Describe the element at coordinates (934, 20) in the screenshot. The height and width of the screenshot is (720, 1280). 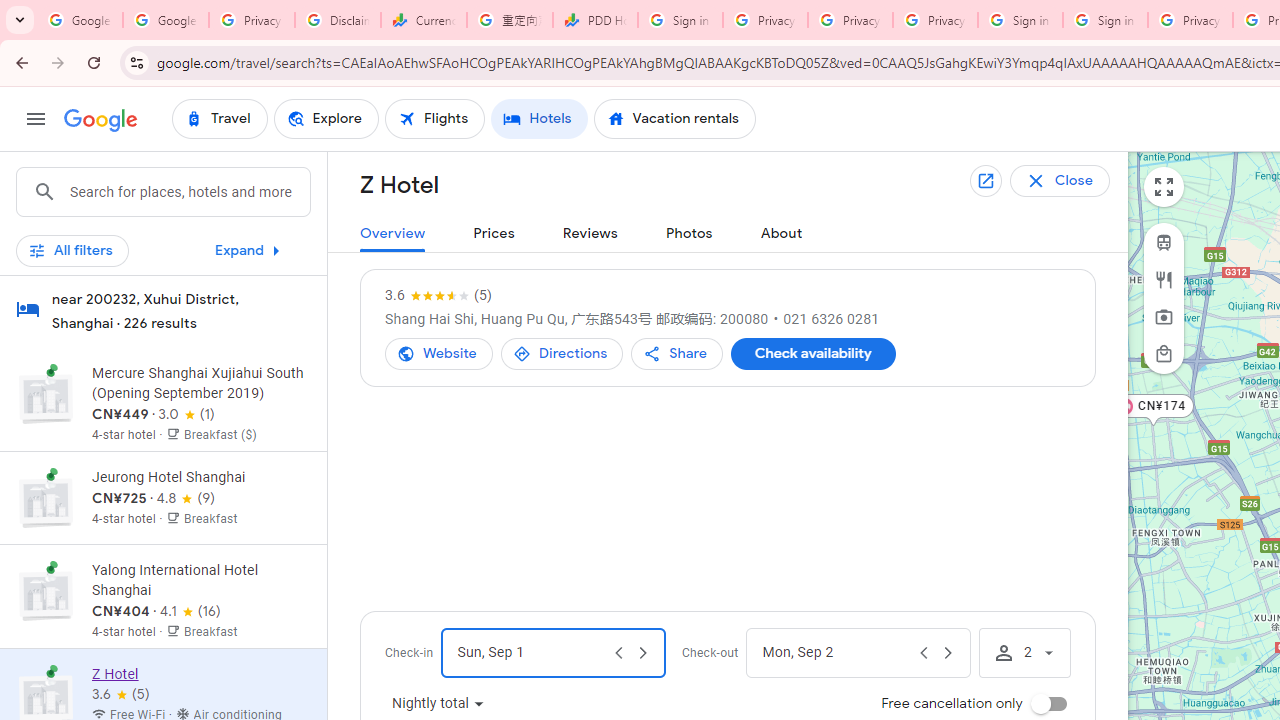
I see `'Privacy Checkup'` at that location.